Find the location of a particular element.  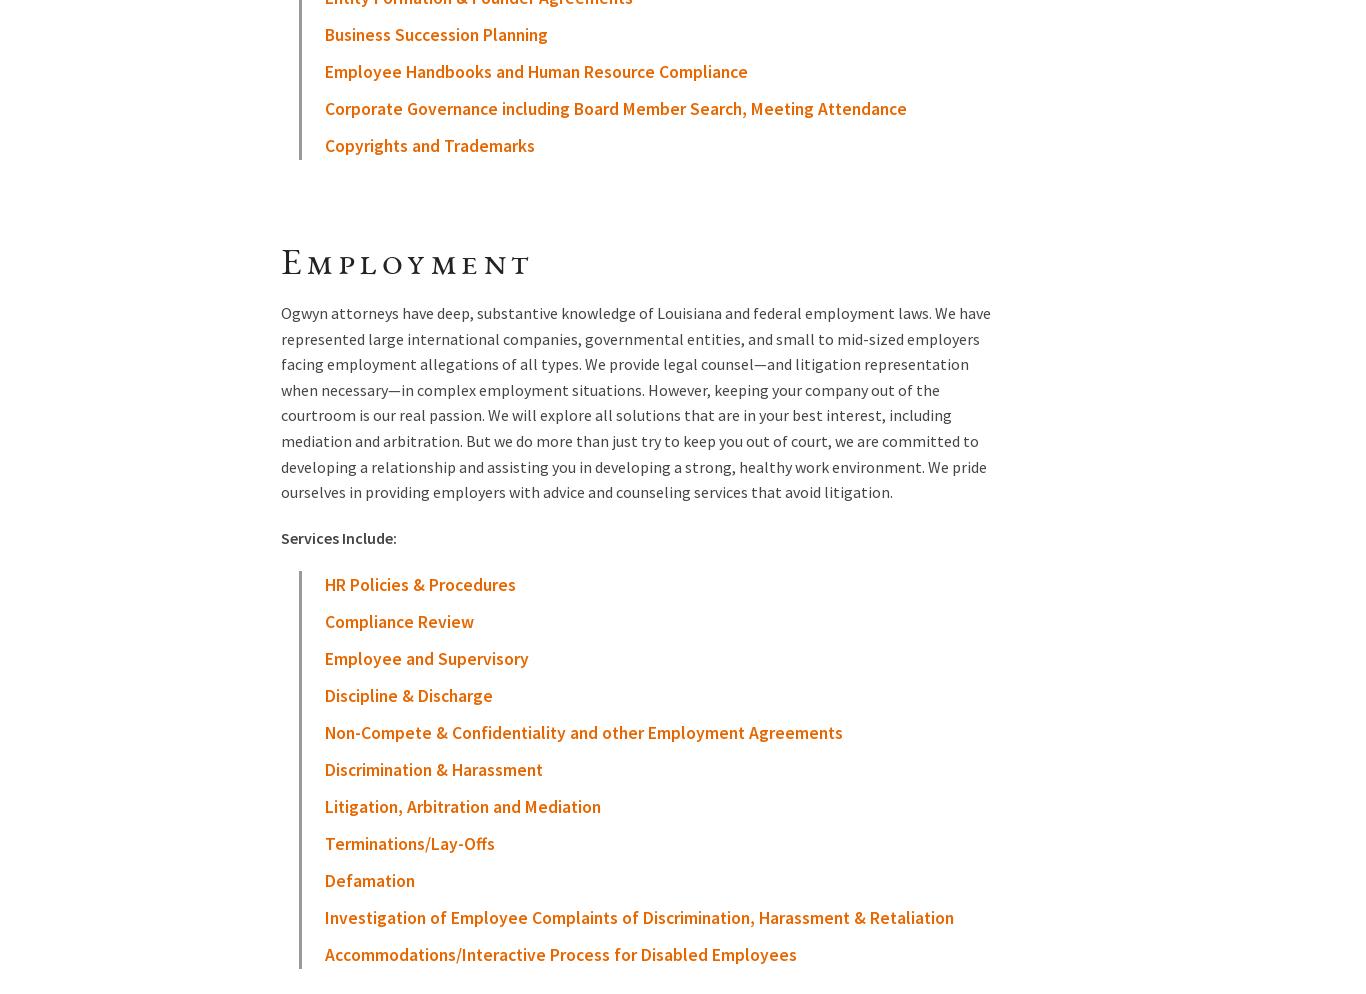

'Non-Compete & Confidentiality and other Employment Agreements' is located at coordinates (582, 732).